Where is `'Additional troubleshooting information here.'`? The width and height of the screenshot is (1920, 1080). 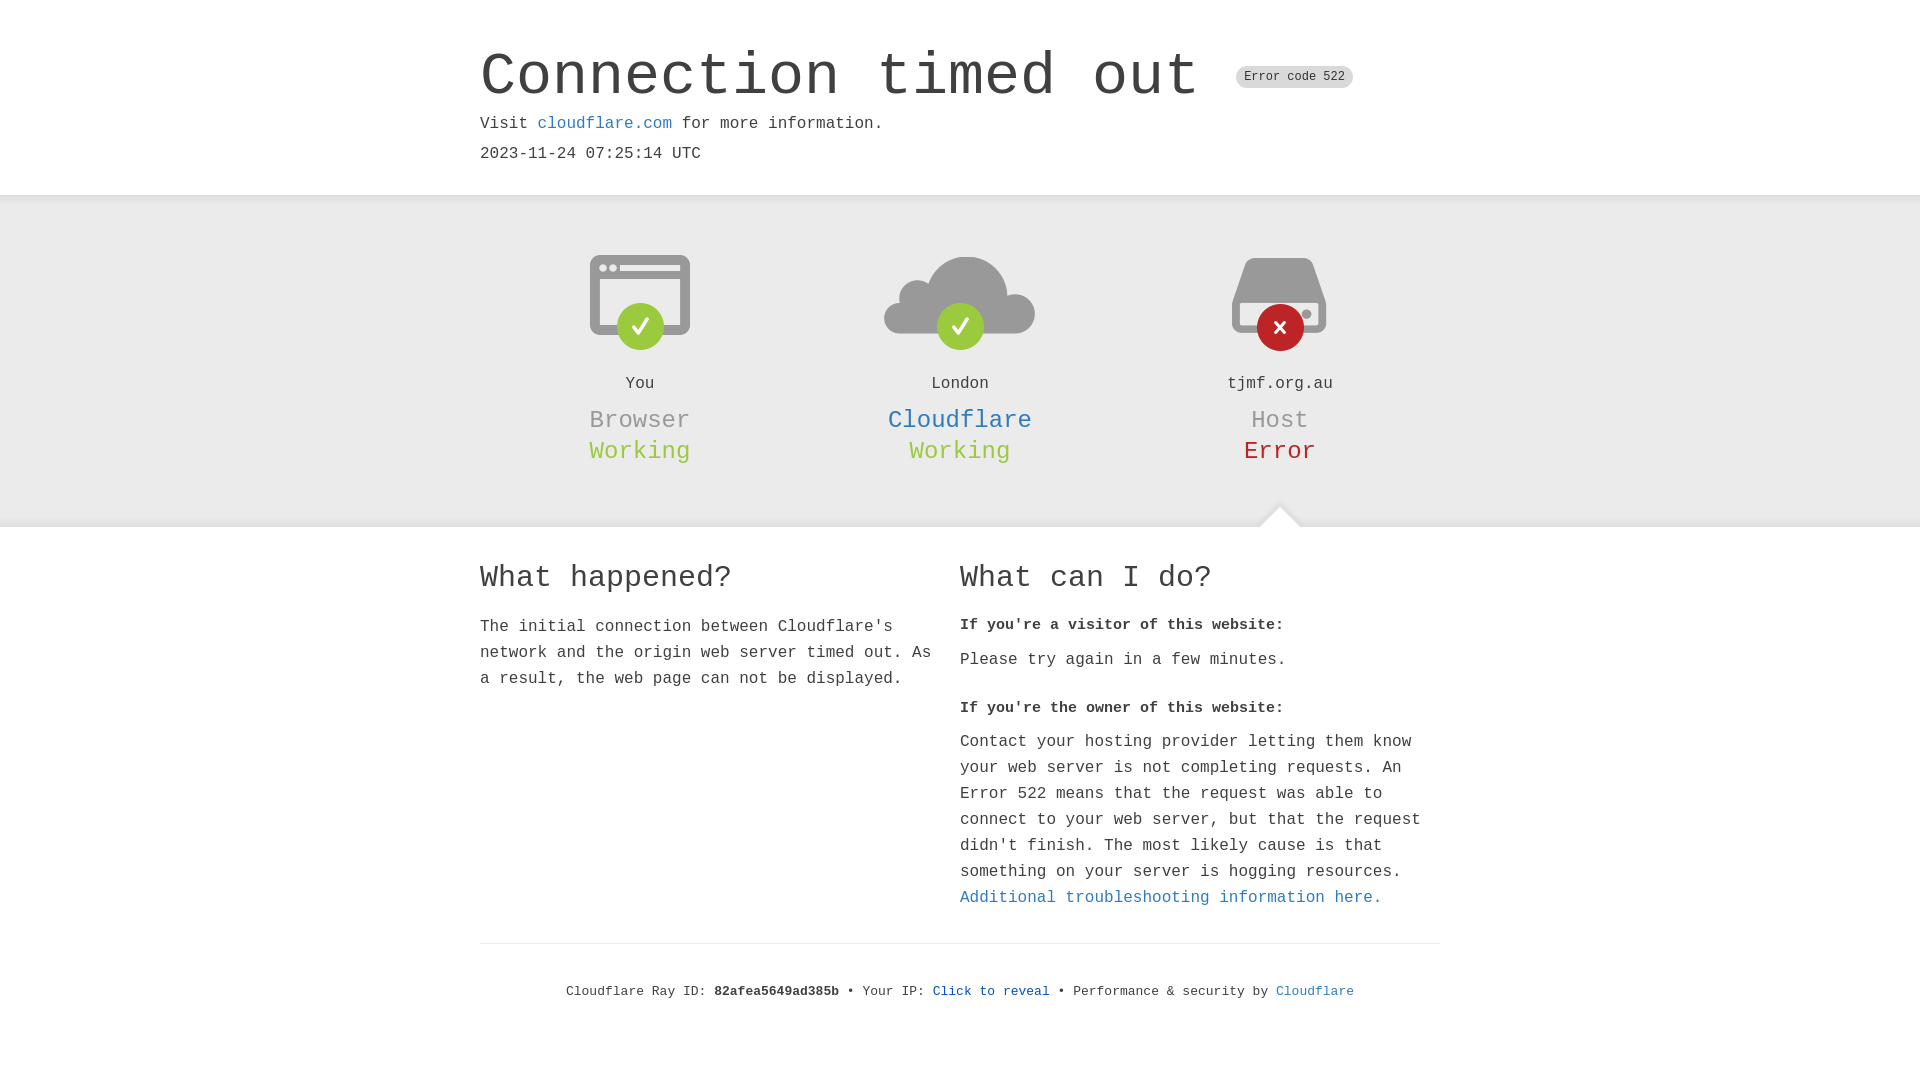 'Additional troubleshooting information here.' is located at coordinates (960, 897).